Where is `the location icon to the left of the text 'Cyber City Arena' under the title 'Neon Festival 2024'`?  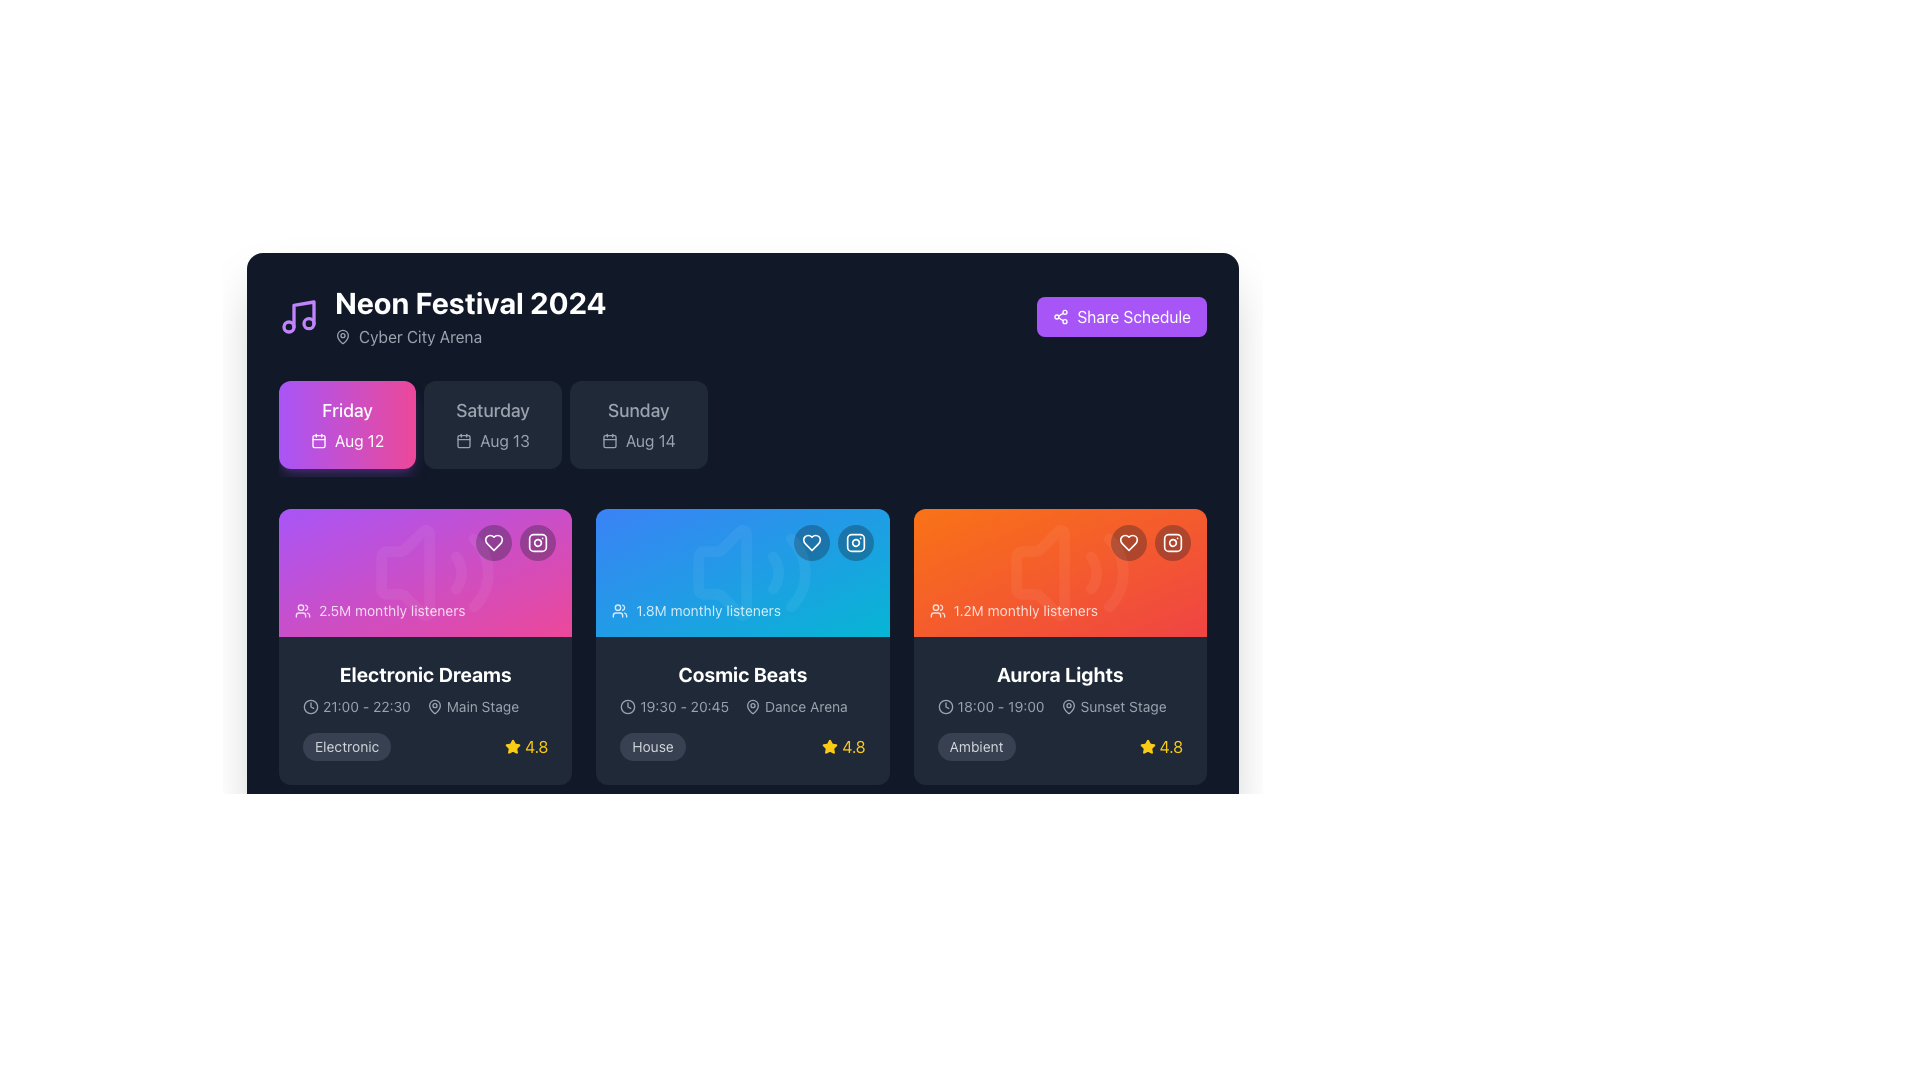 the location icon to the left of the text 'Cyber City Arena' under the title 'Neon Festival 2024' is located at coordinates (342, 334).